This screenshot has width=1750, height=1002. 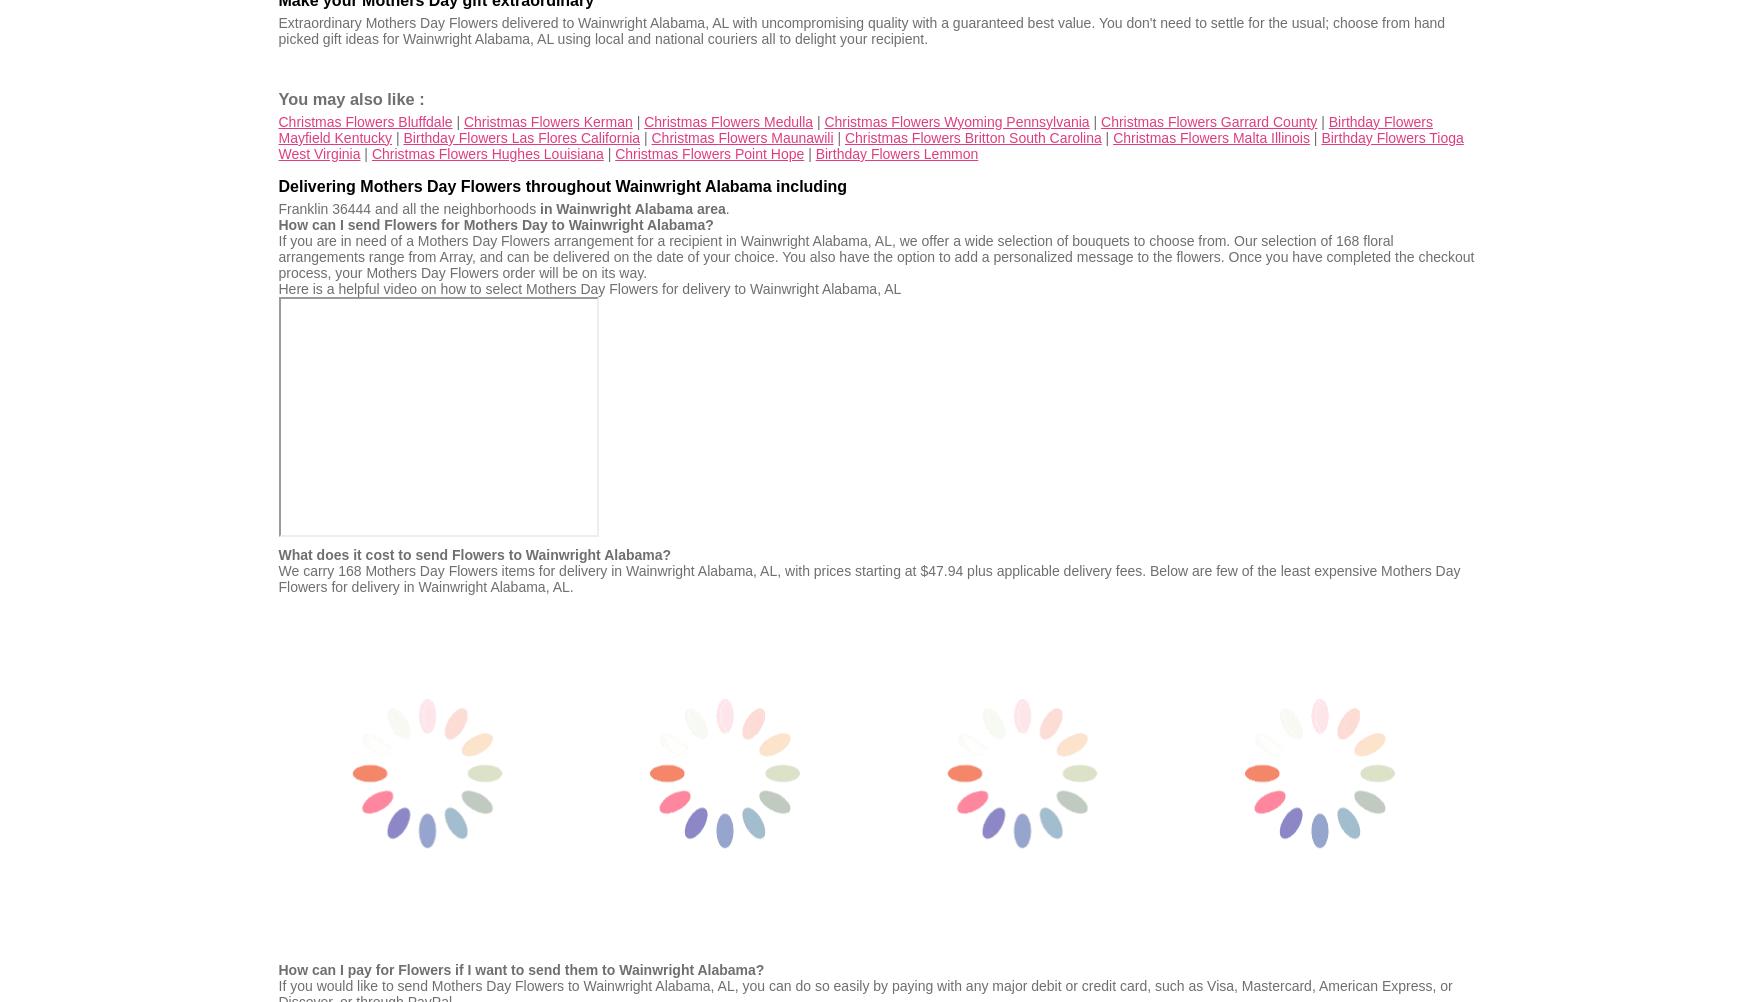 What do you see at coordinates (1211, 135) in the screenshot?
I see `'Christmas Flowers Malta Illinois'` at bounding box center [1211, 135].